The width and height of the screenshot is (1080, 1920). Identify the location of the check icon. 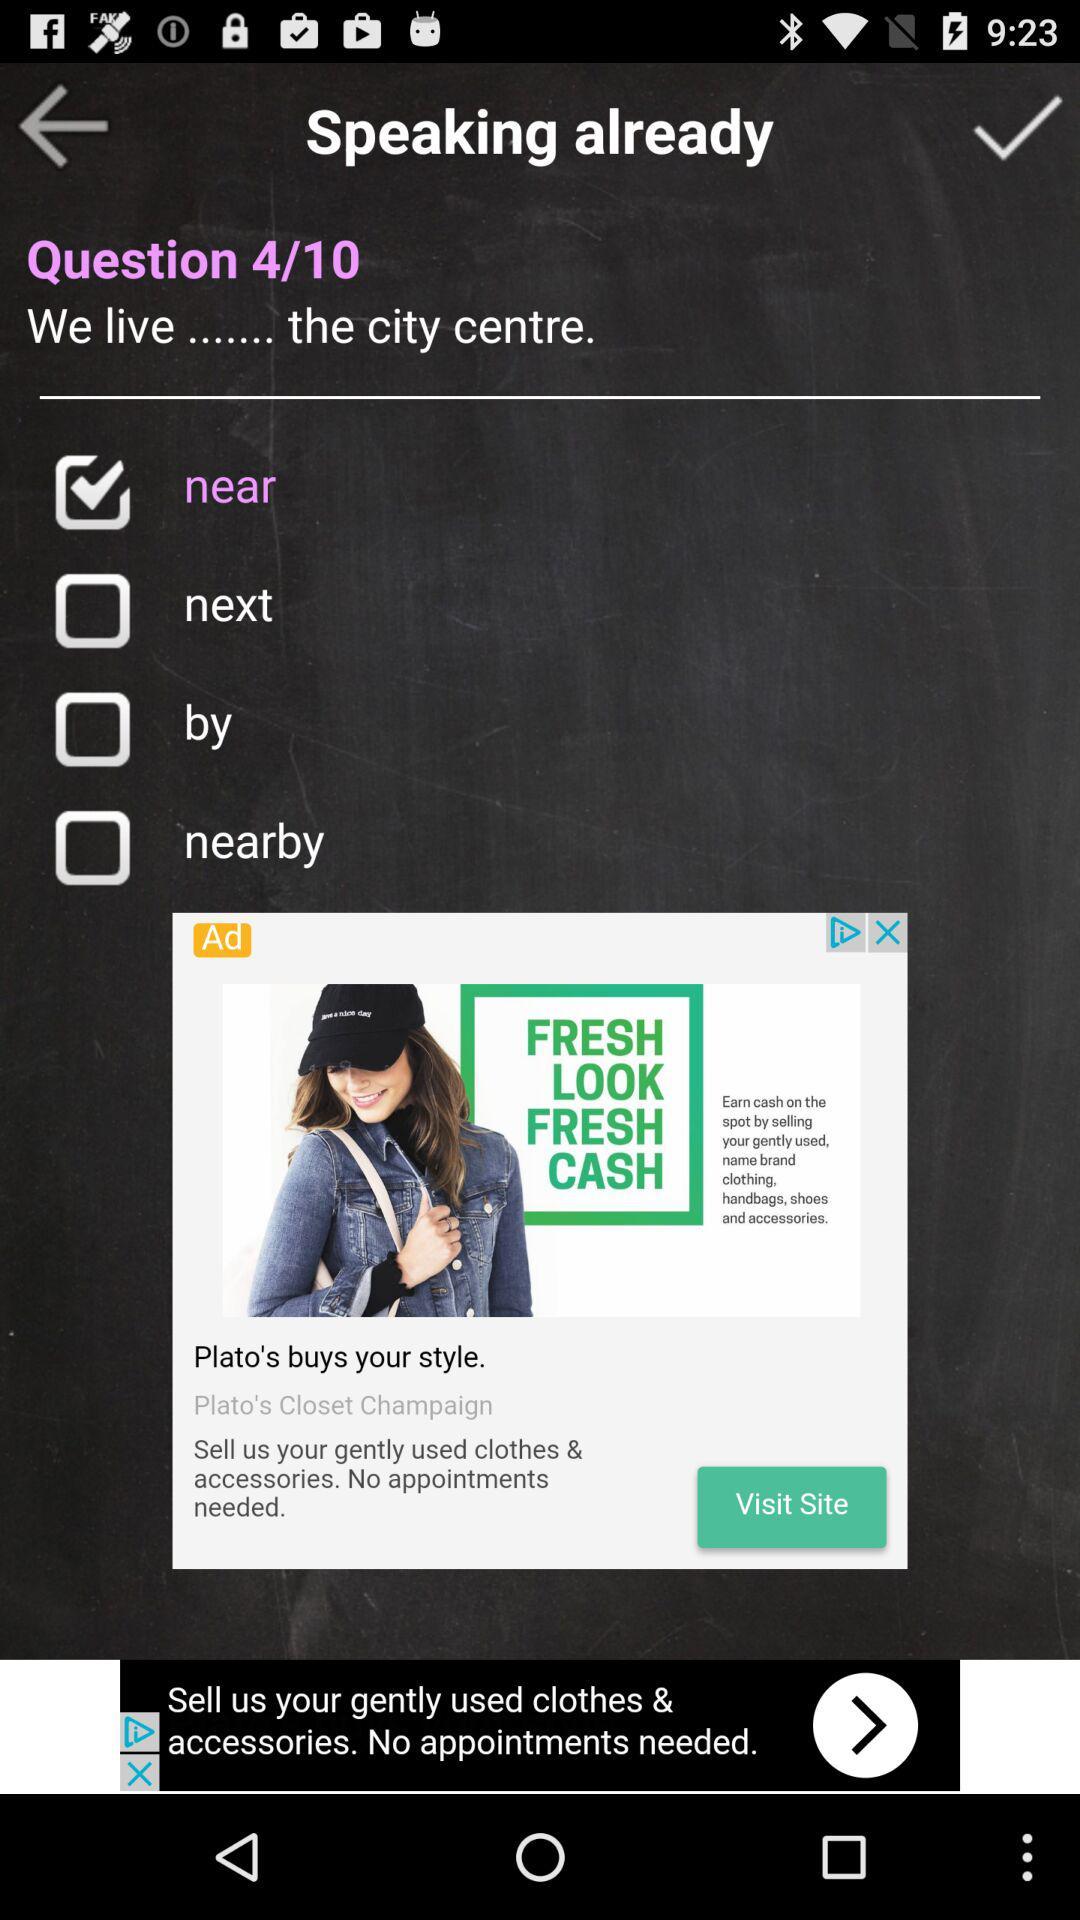
(91, 526).